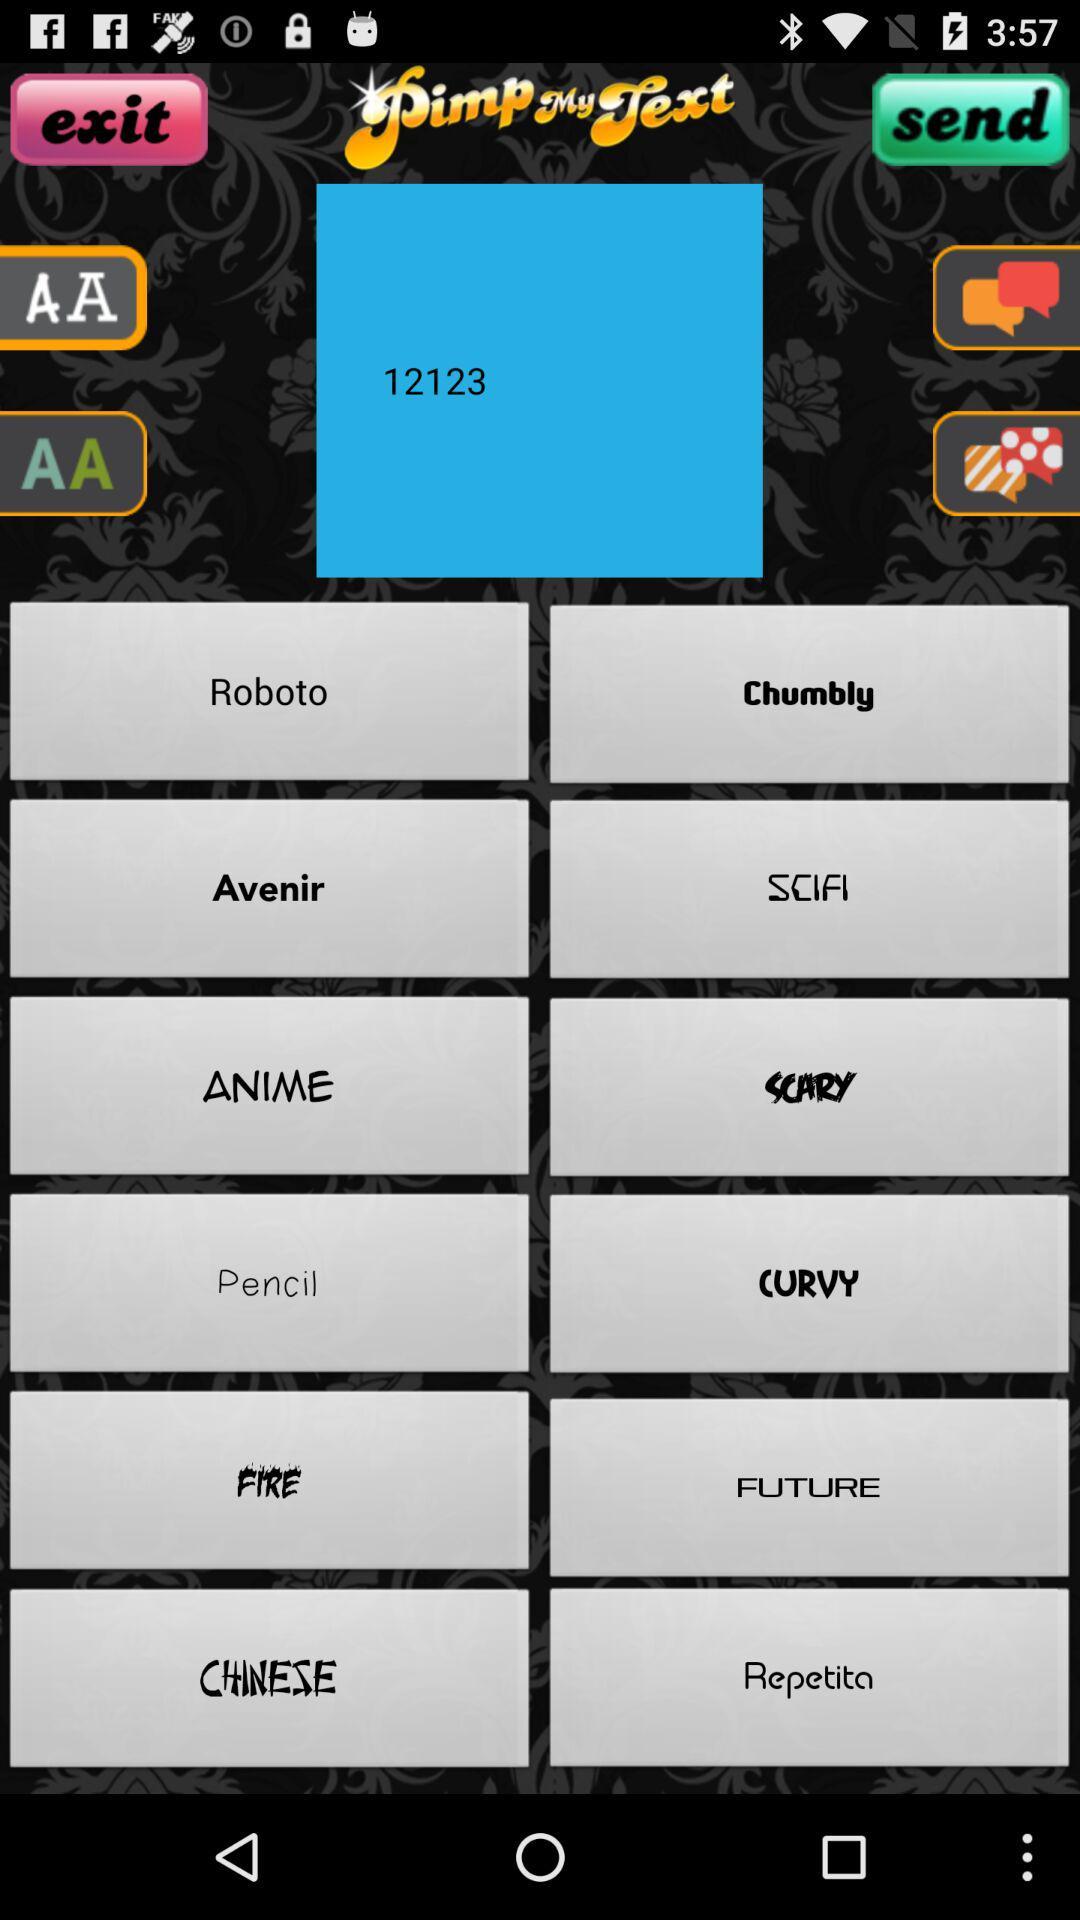 The width and height of the screenshot is (1080, 1920). Describe the element at coordinates (72, 317) in the screenshot. I see `the font icon` at that location.